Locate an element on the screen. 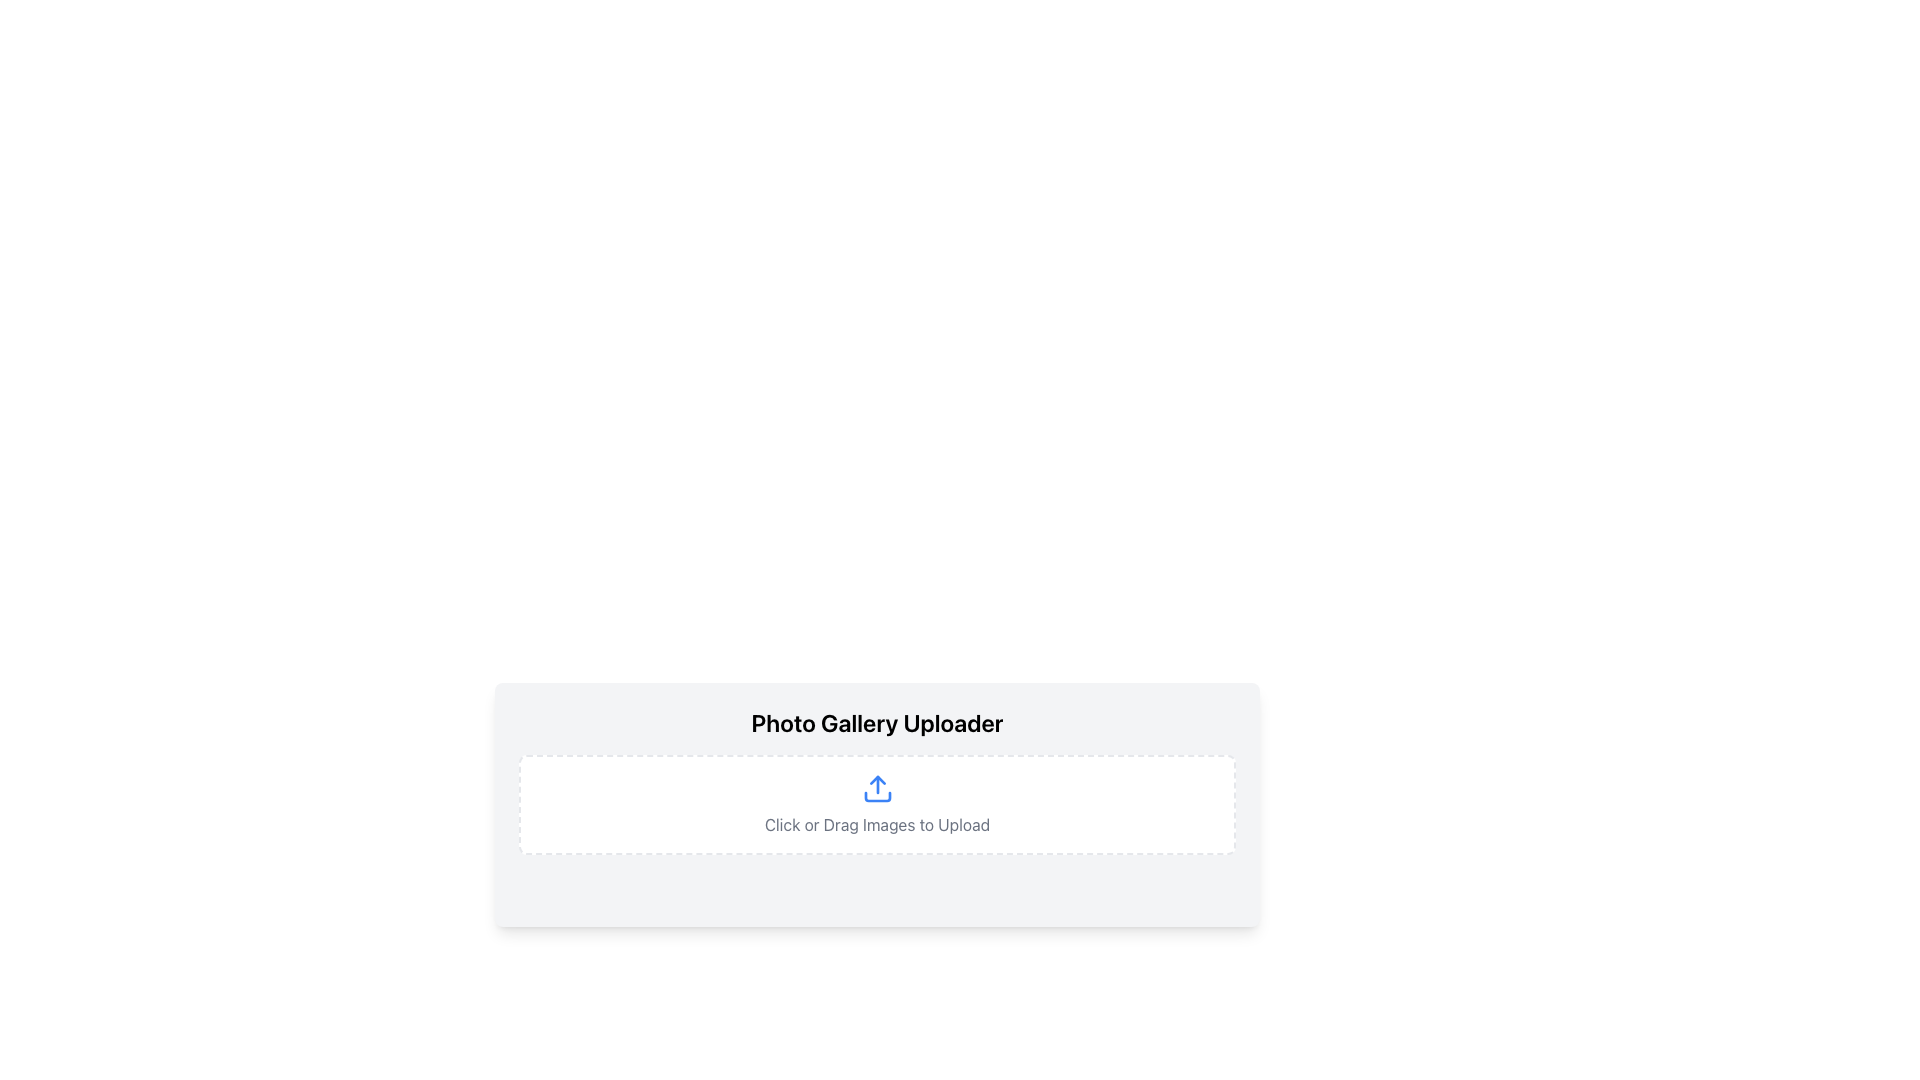 The height and width of the screenshot is (1080, 1920). the uploader icon located within the dashed-bordered area above the text 'Click or Drag Images to Upload' is located at coordinates (877, 788).